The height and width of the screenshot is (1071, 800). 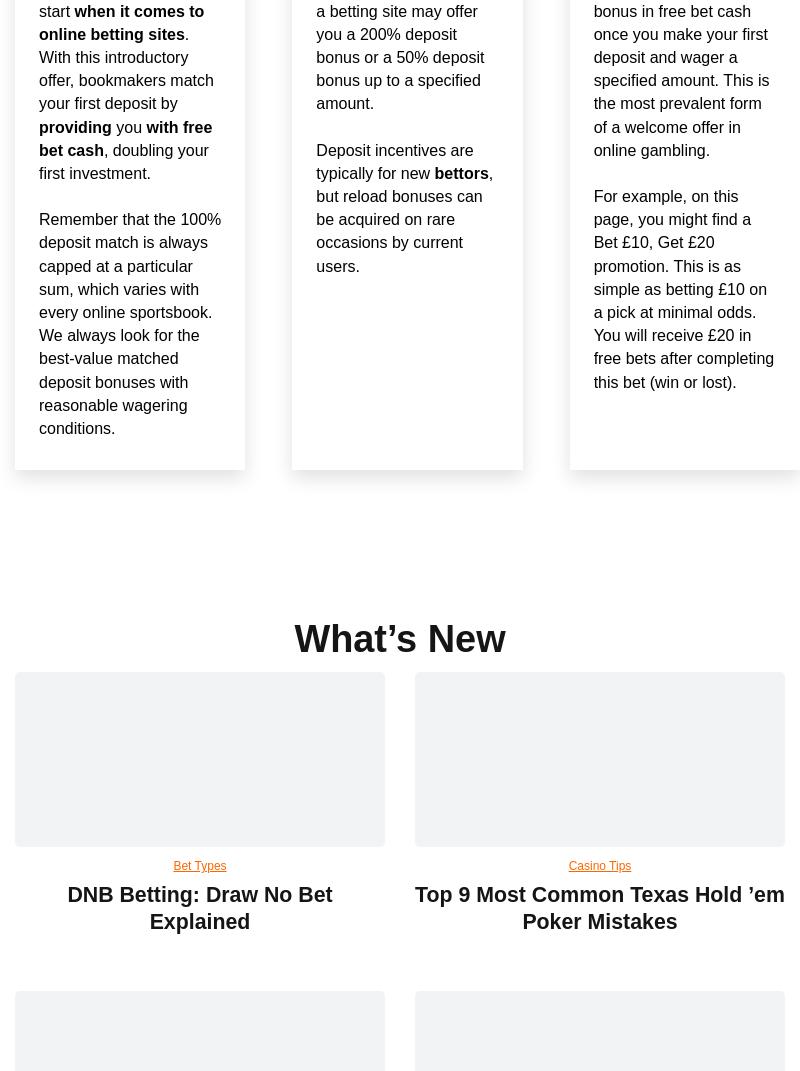 What do you see at coordinates (598, 866) in the screenshot?
I see `'Casino Tips'` at bounding box center [598, 866].